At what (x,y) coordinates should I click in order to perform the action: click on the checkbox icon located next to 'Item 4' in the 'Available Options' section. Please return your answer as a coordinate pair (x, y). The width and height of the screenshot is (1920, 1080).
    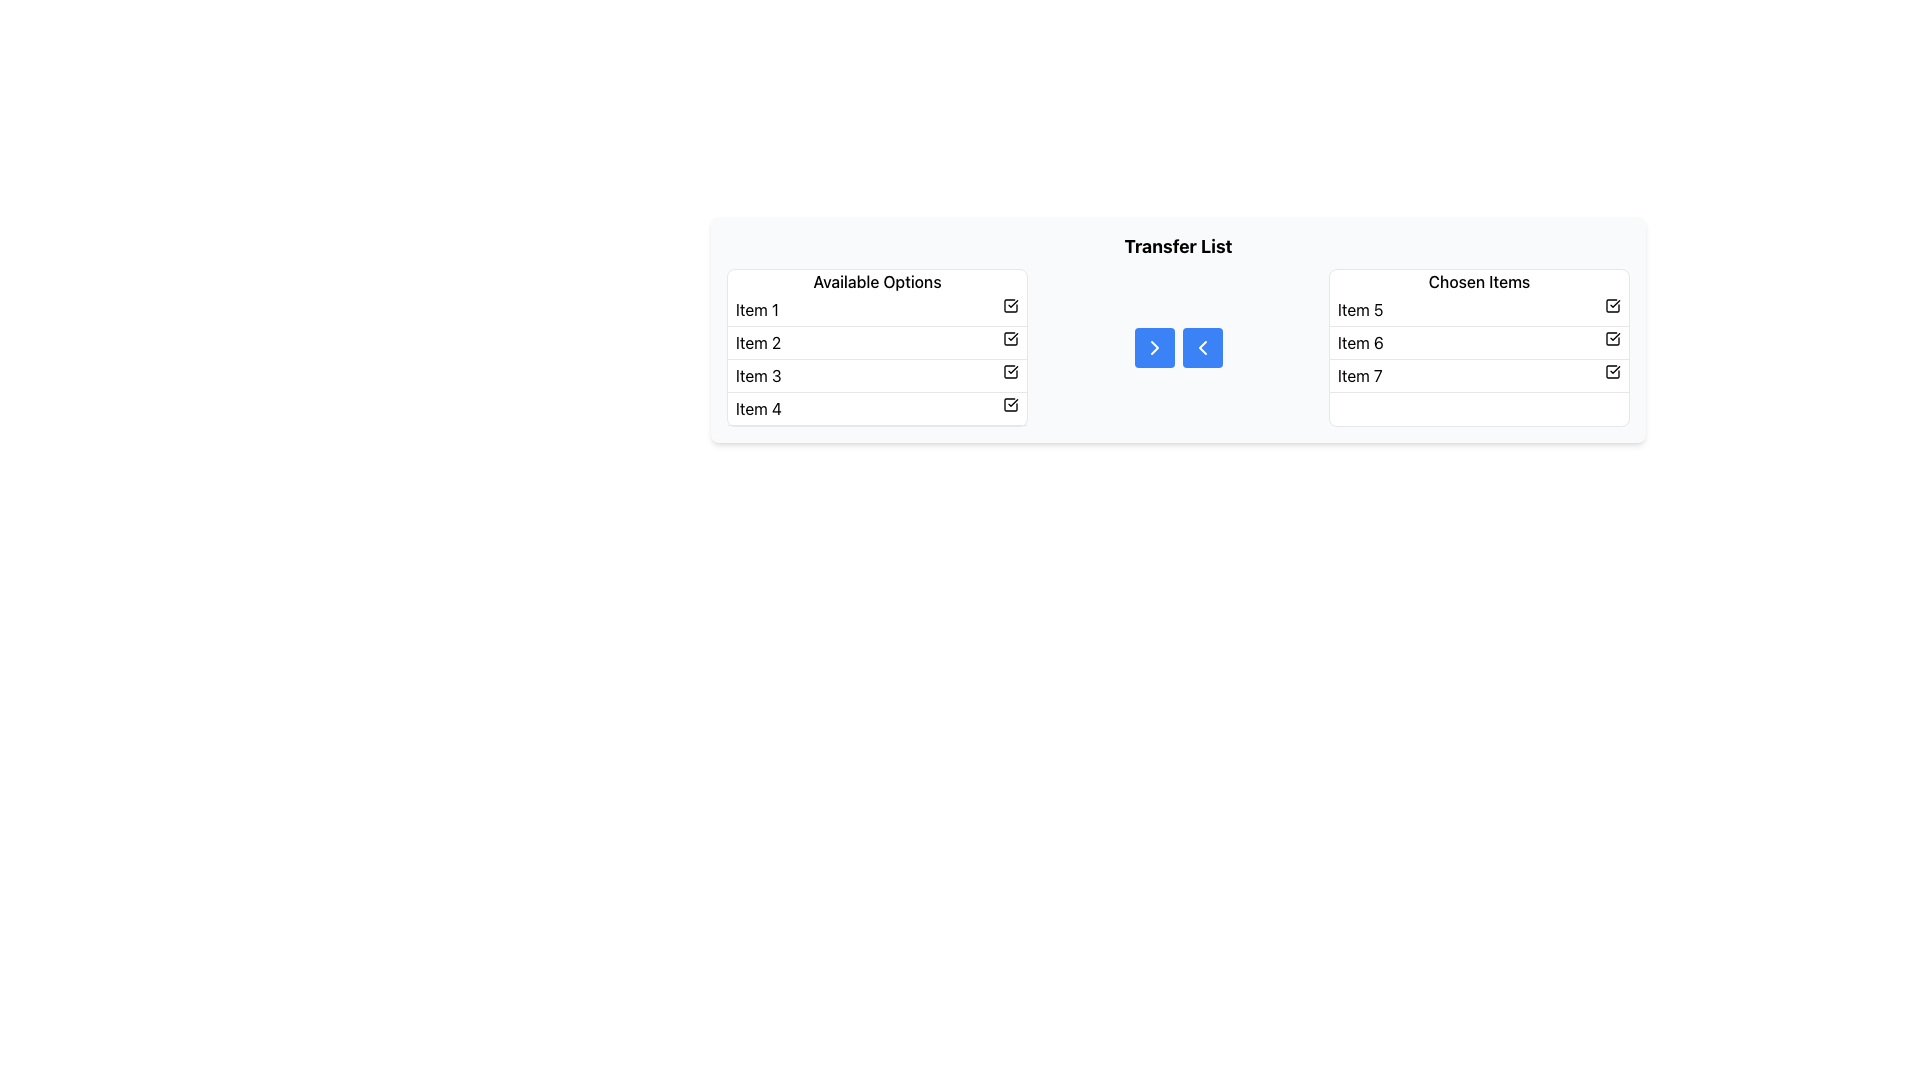
    Looking at the image, I should click on (1011, 405).